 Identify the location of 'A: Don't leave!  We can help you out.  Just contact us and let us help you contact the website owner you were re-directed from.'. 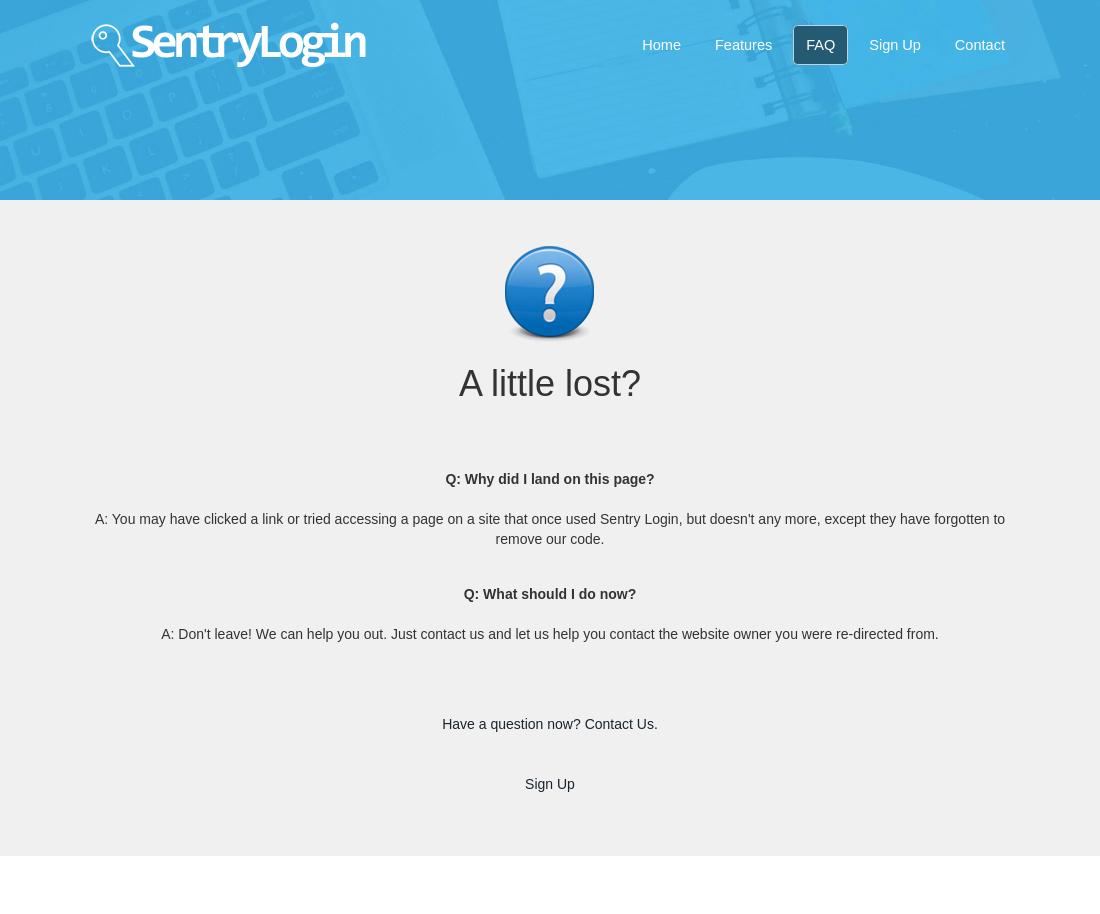
(549, 632).